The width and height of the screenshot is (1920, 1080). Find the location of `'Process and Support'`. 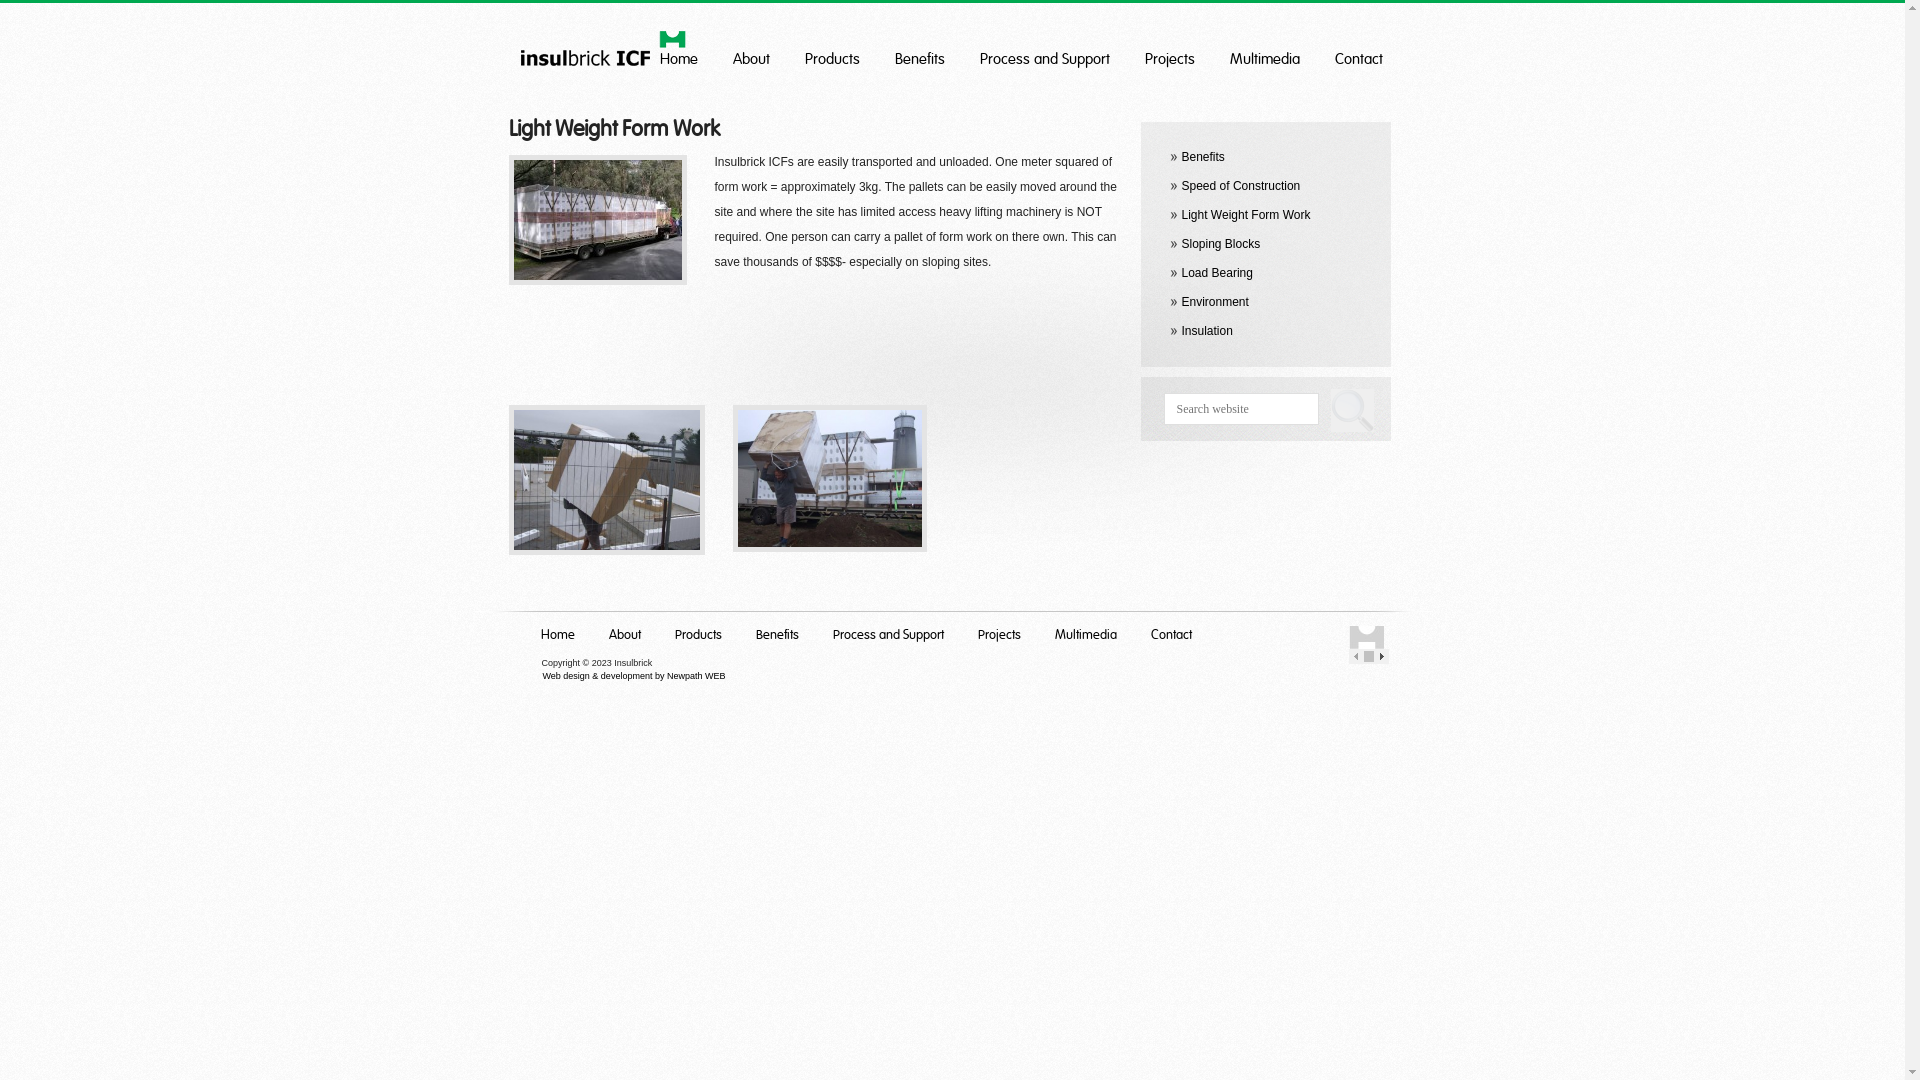

'Process and Support' is located at coordinates (887, 630).